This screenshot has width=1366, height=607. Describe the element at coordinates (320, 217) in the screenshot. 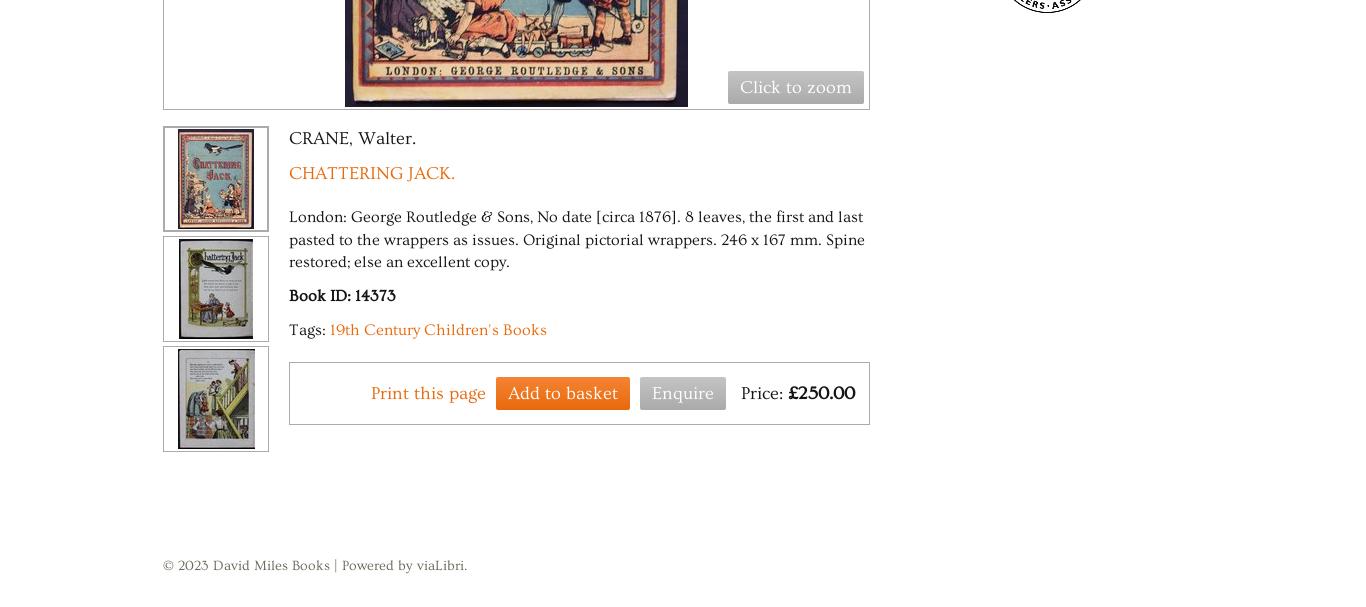

I see `'London:'` at that location.